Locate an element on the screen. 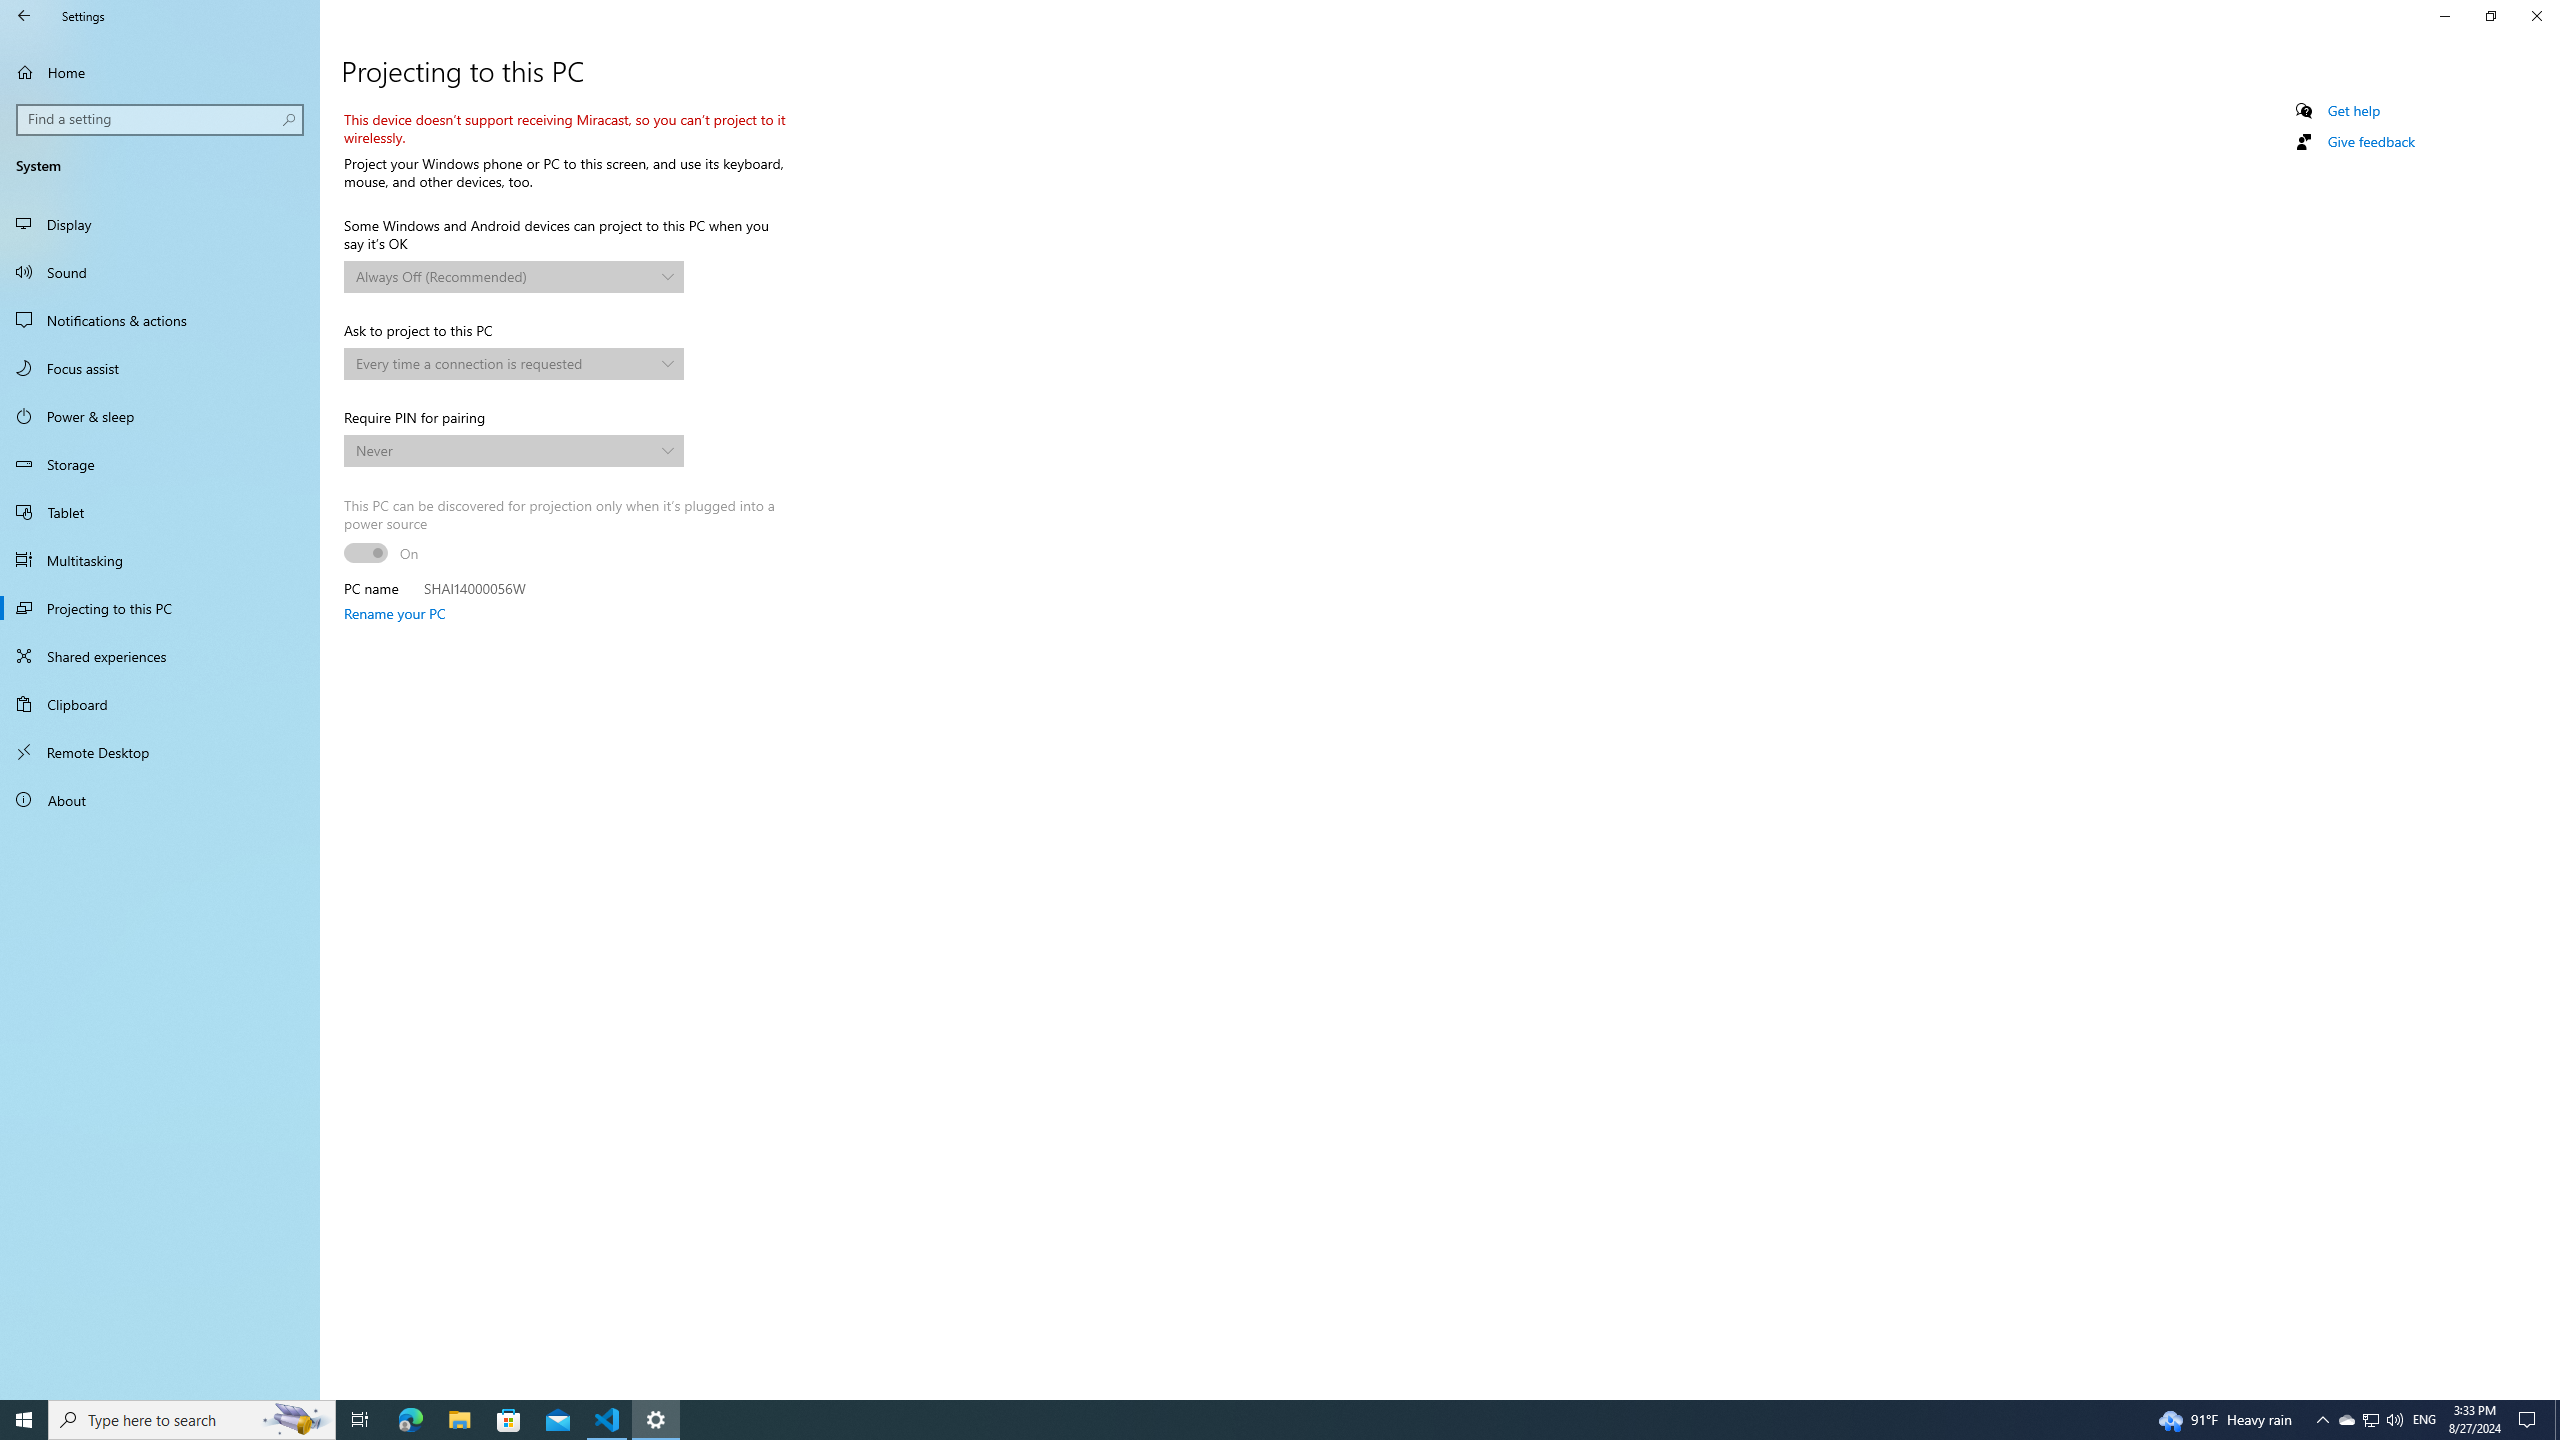 This screenshot has width=2560, height=1440. 'Always Off (Recommended)' is located at coordinates (504, 275).